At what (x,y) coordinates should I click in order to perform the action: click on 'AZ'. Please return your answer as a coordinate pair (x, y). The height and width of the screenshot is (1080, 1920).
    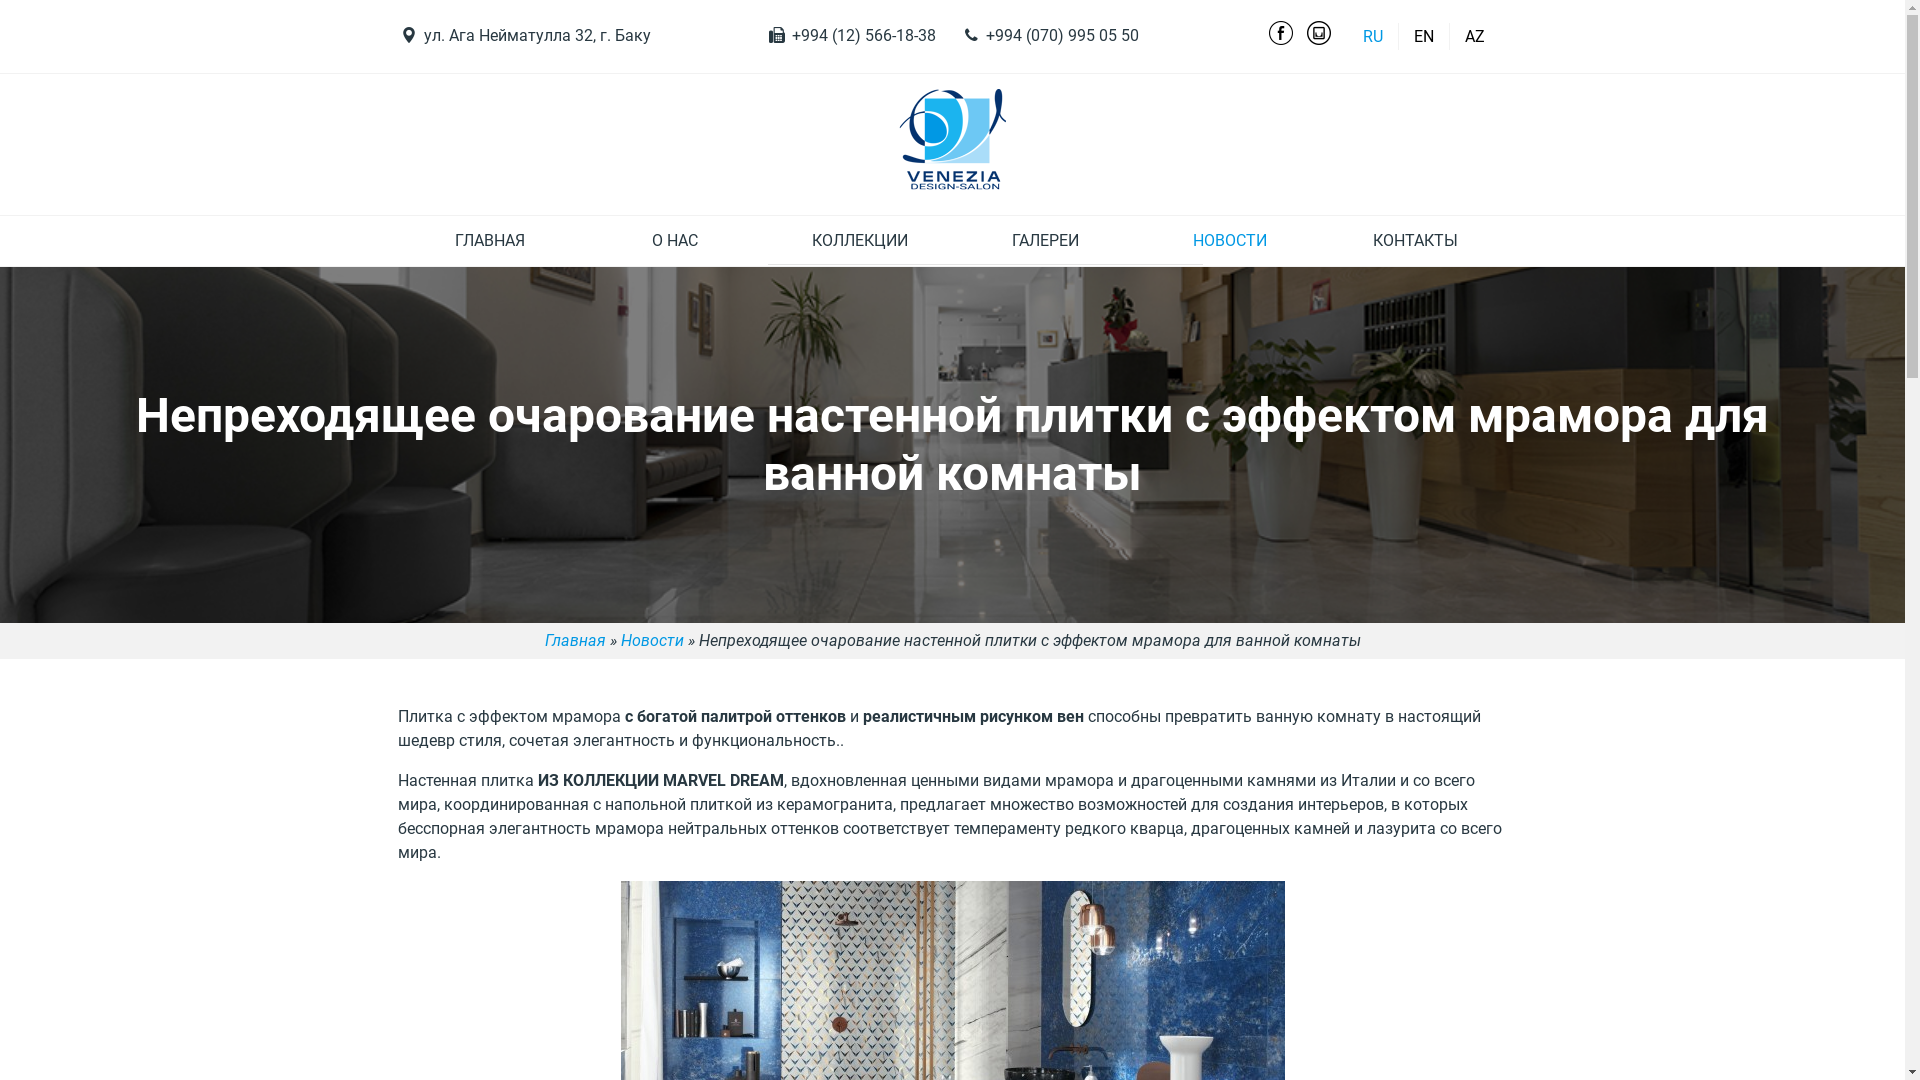
    Looking at the image, I should click on (1473, 36).